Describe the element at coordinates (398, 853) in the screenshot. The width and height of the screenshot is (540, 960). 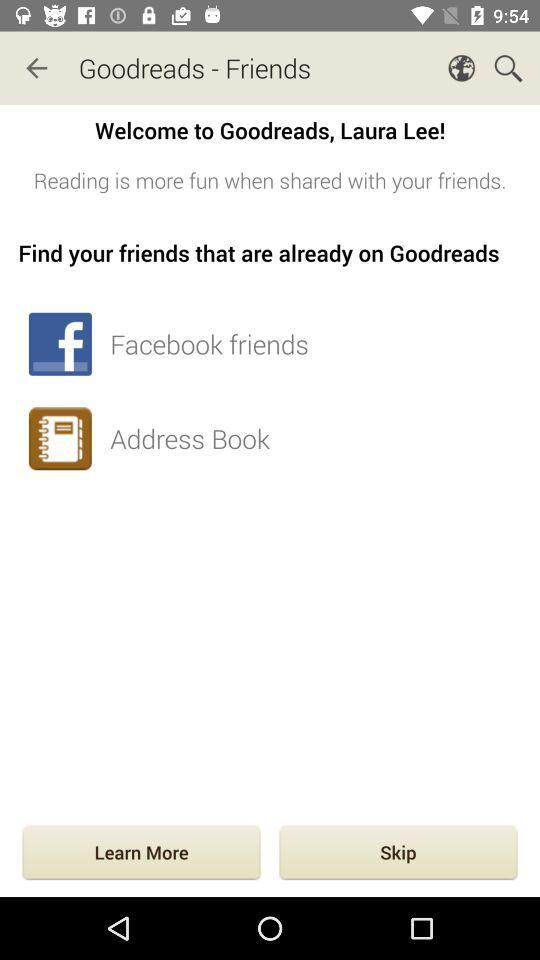
I see `skip at the bottom right corner` at that location.